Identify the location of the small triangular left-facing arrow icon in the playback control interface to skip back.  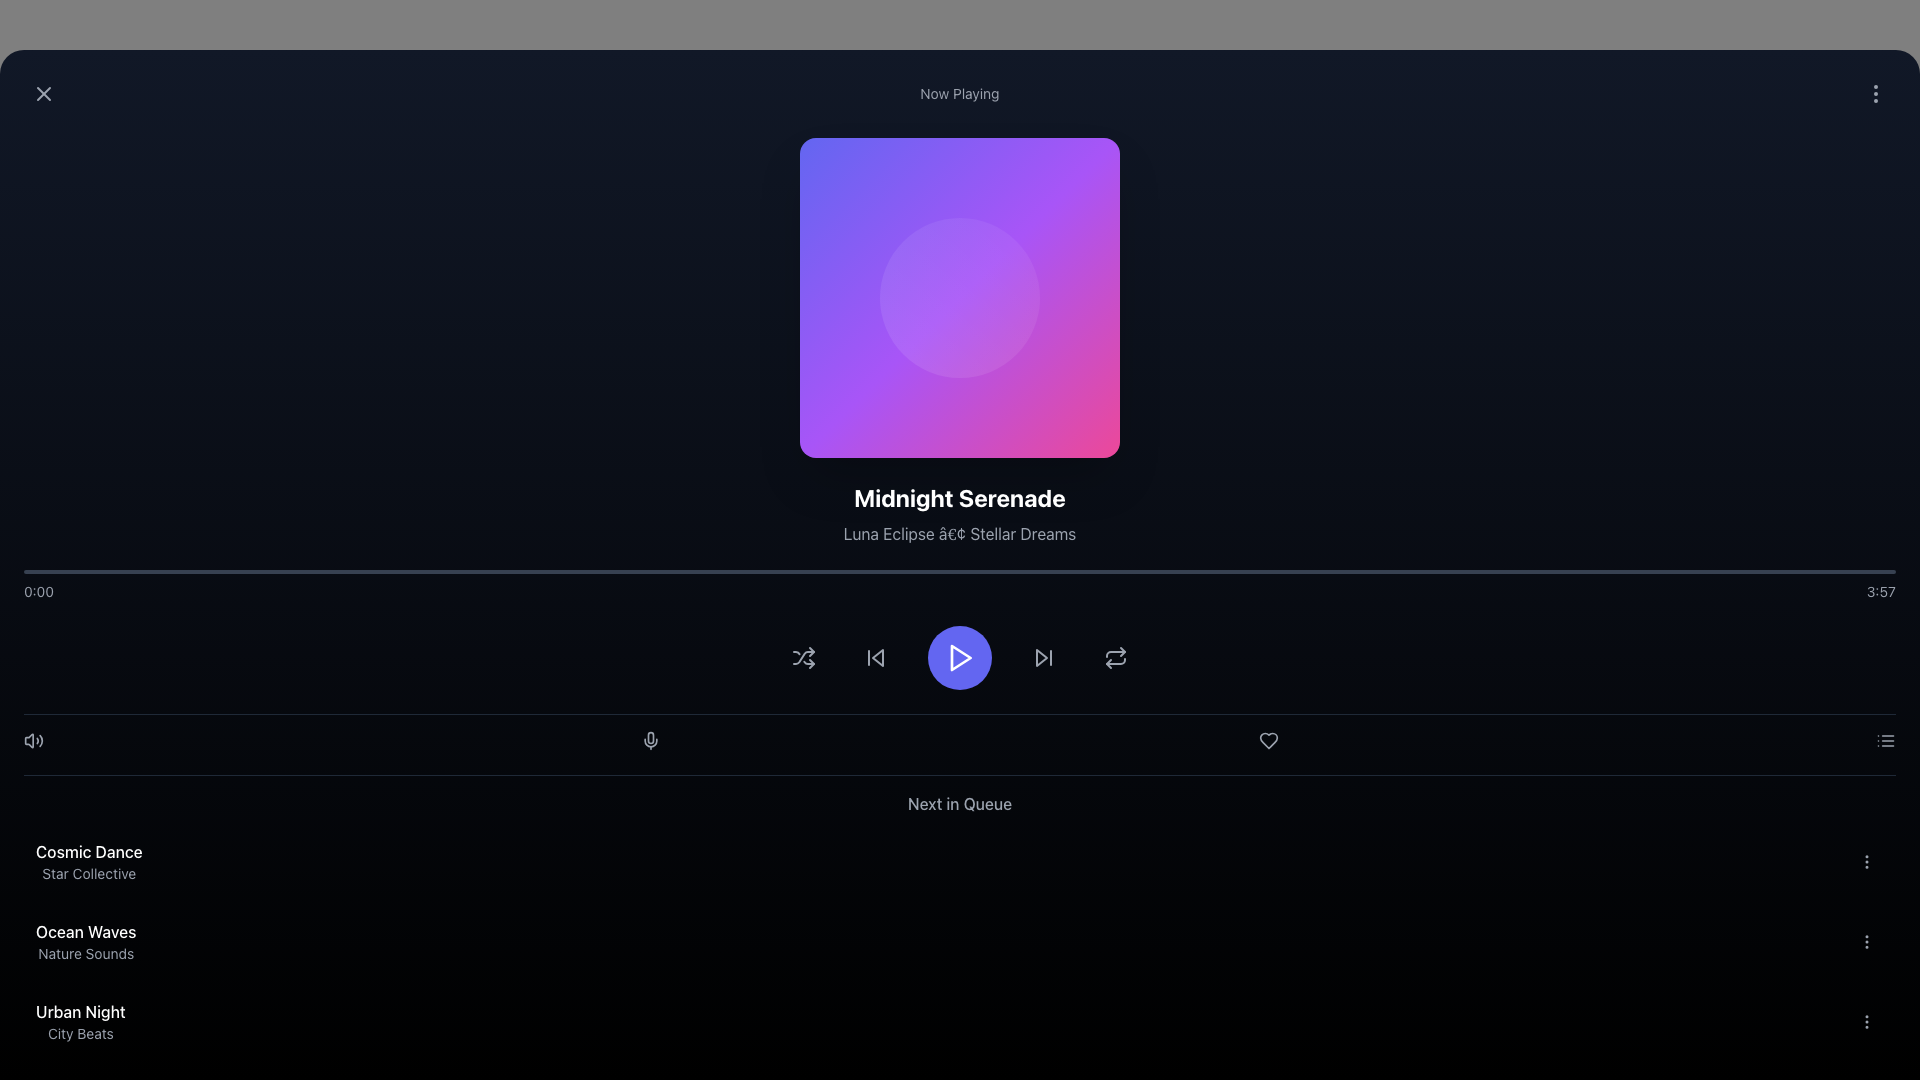
(875, 658).